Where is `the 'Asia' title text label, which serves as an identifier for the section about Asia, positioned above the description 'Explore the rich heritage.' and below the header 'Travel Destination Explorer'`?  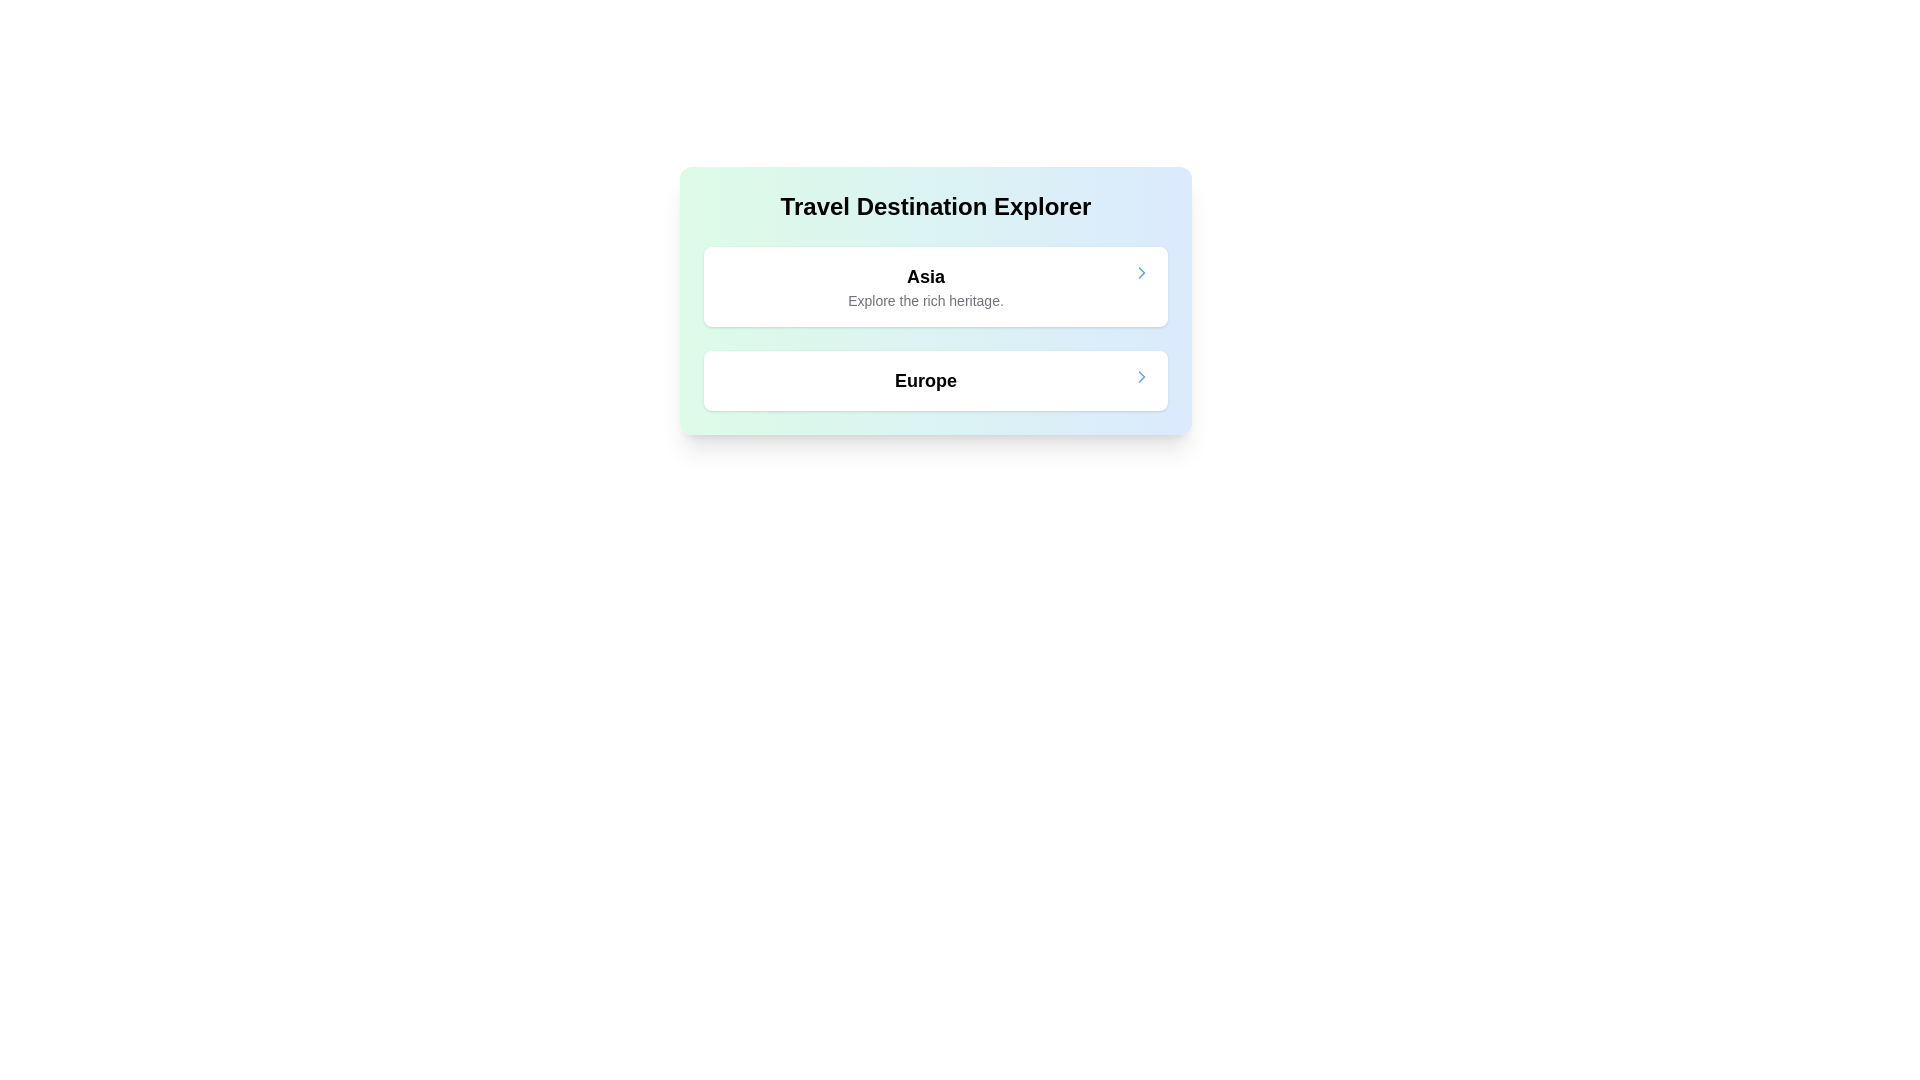
the 'Asia' title text label, which serves as an identifier for the section about Asia, positioned above the description 'Explore the rich heritage.' and below the header 'Travel Destination Explorer' is located at coordinates (925, 277).